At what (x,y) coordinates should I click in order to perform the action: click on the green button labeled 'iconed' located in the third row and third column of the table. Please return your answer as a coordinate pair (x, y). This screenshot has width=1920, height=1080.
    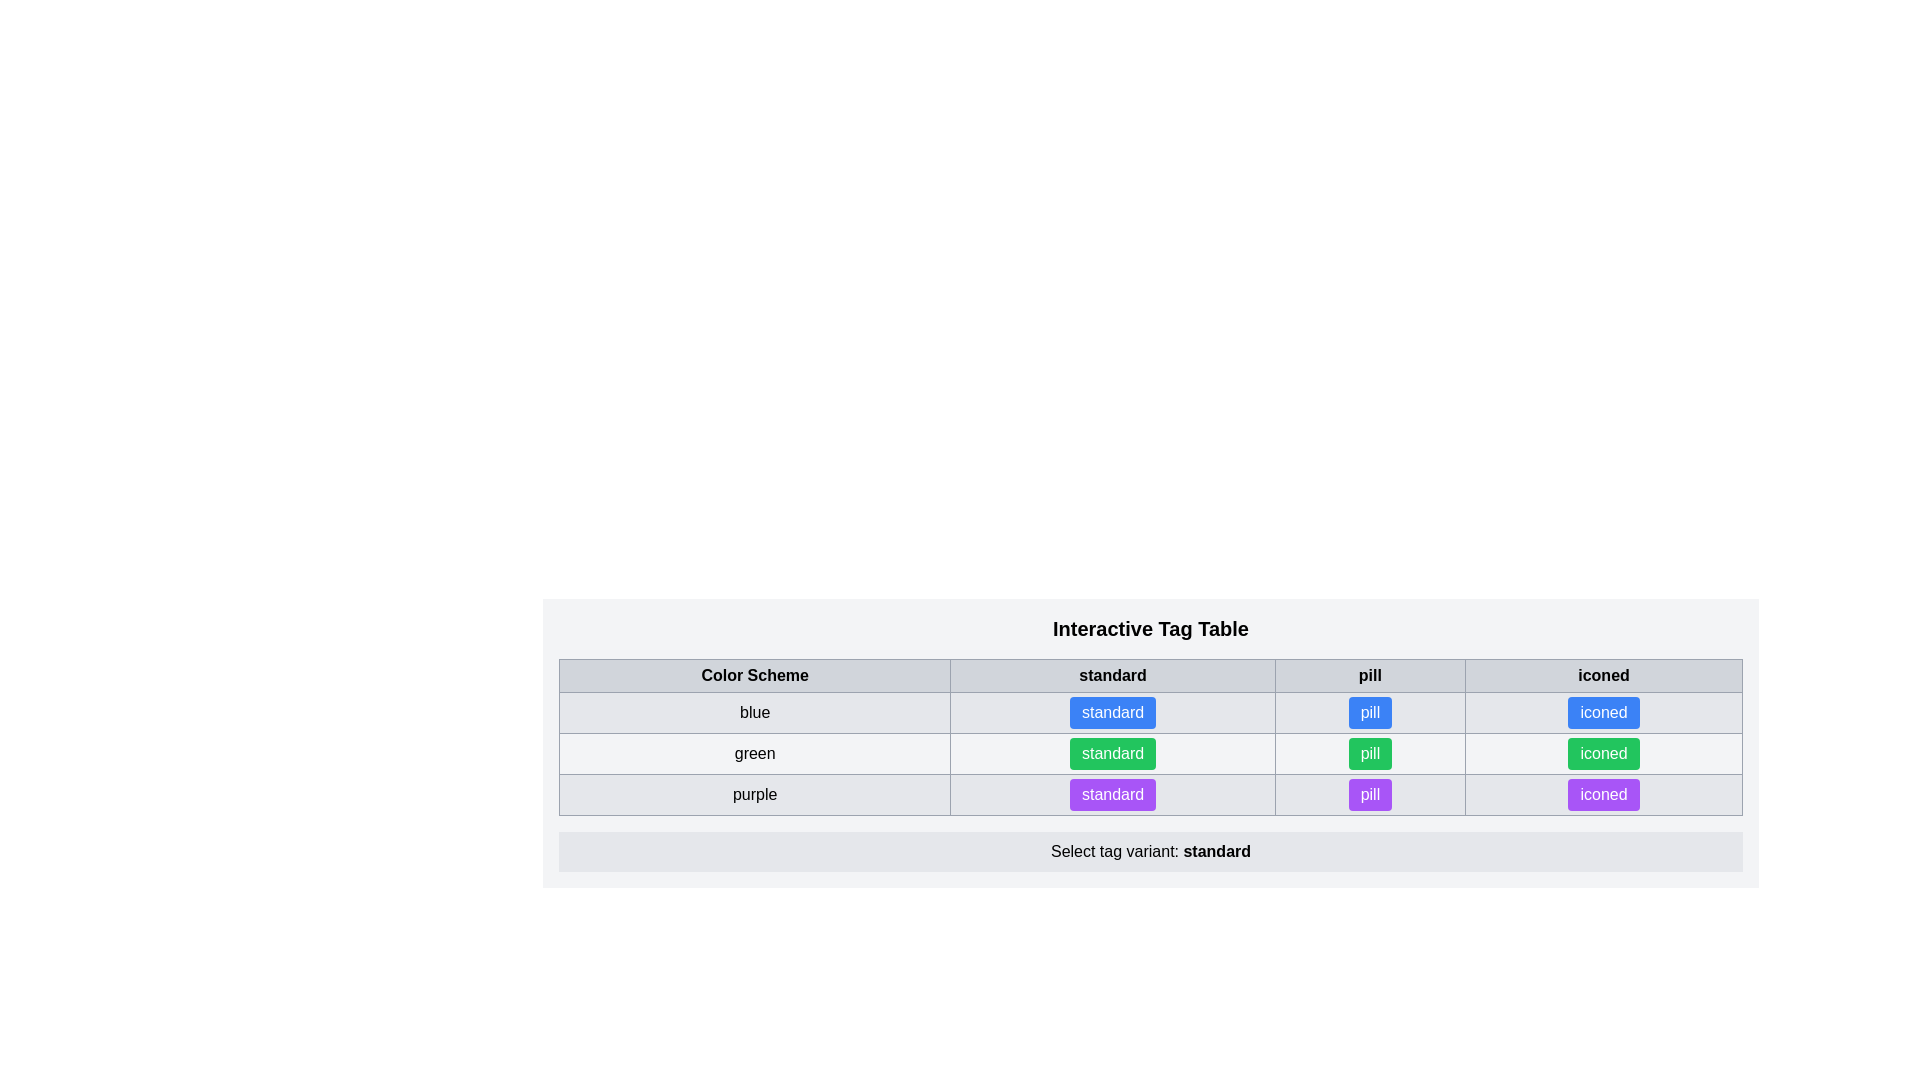
    Looking at the image, I should click on (1603, 753).